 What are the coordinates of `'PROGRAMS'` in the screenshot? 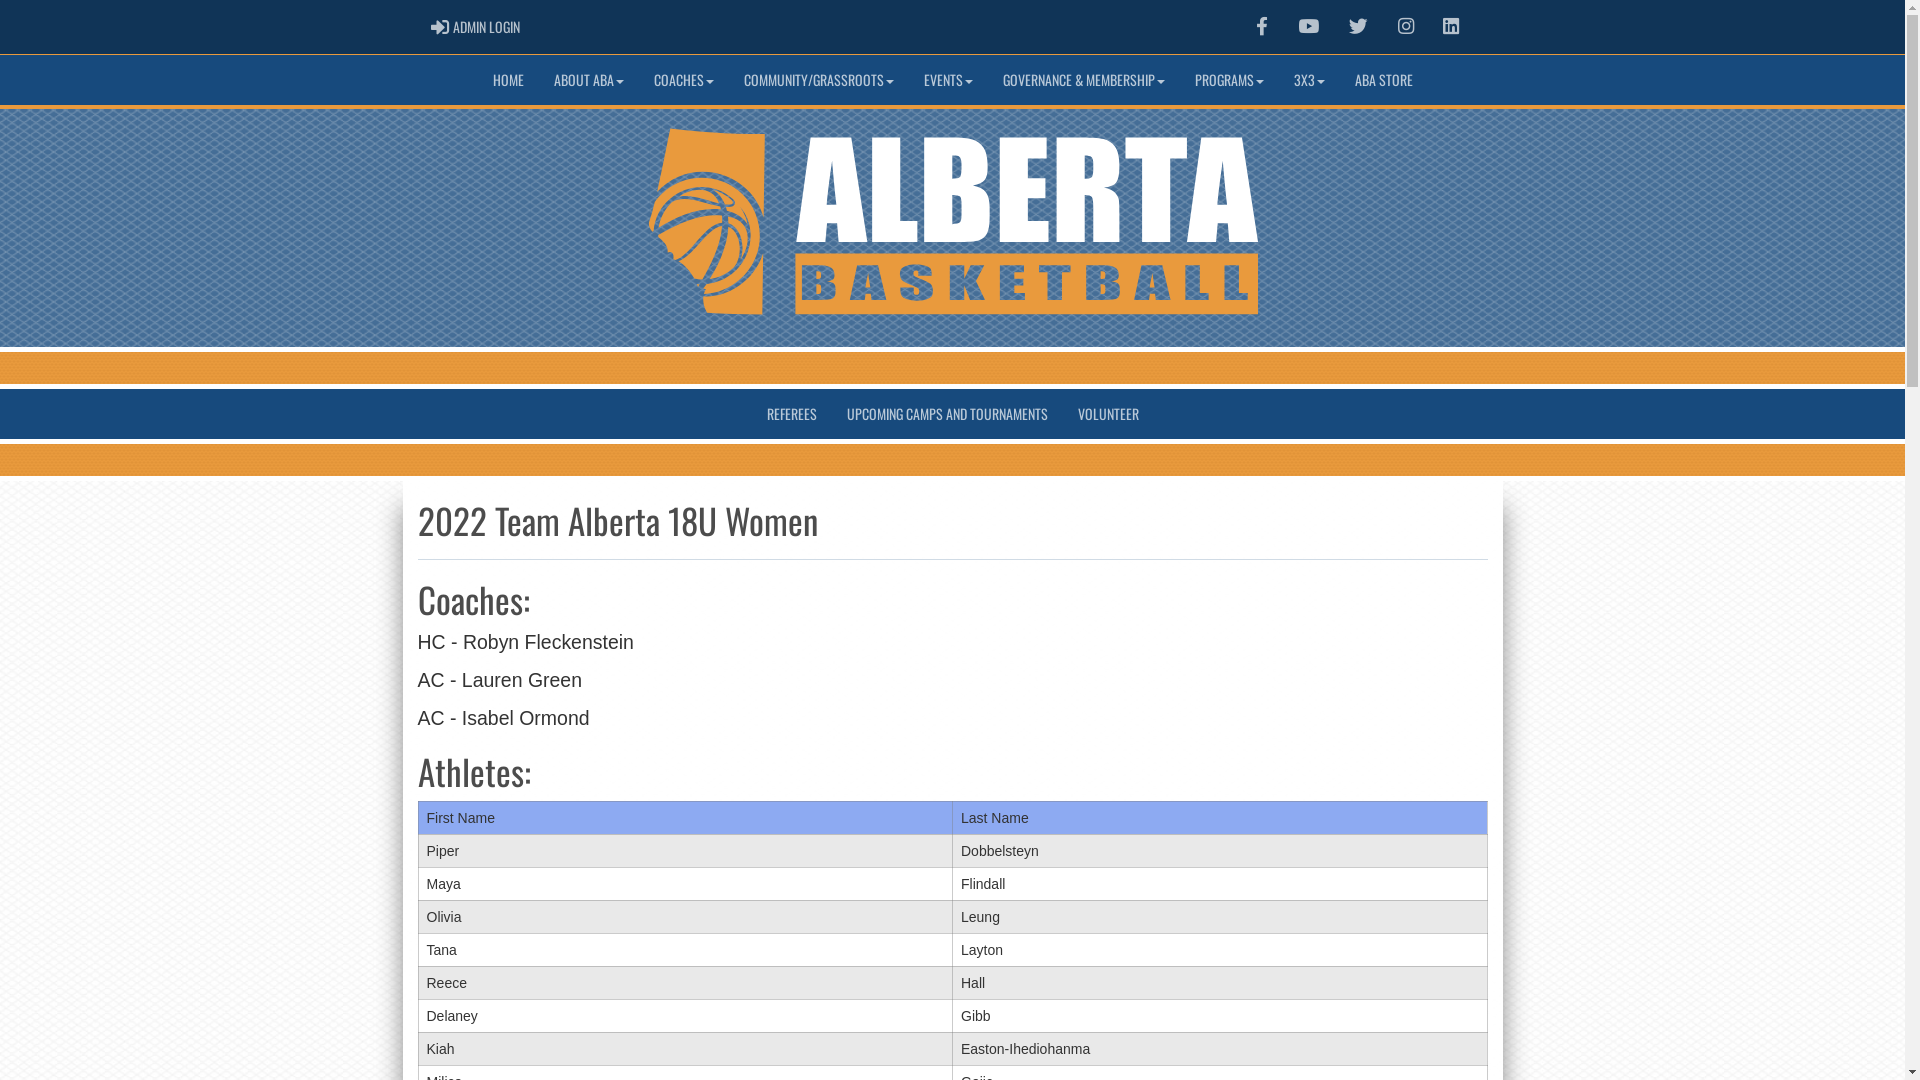 It's located at (1228, 79).